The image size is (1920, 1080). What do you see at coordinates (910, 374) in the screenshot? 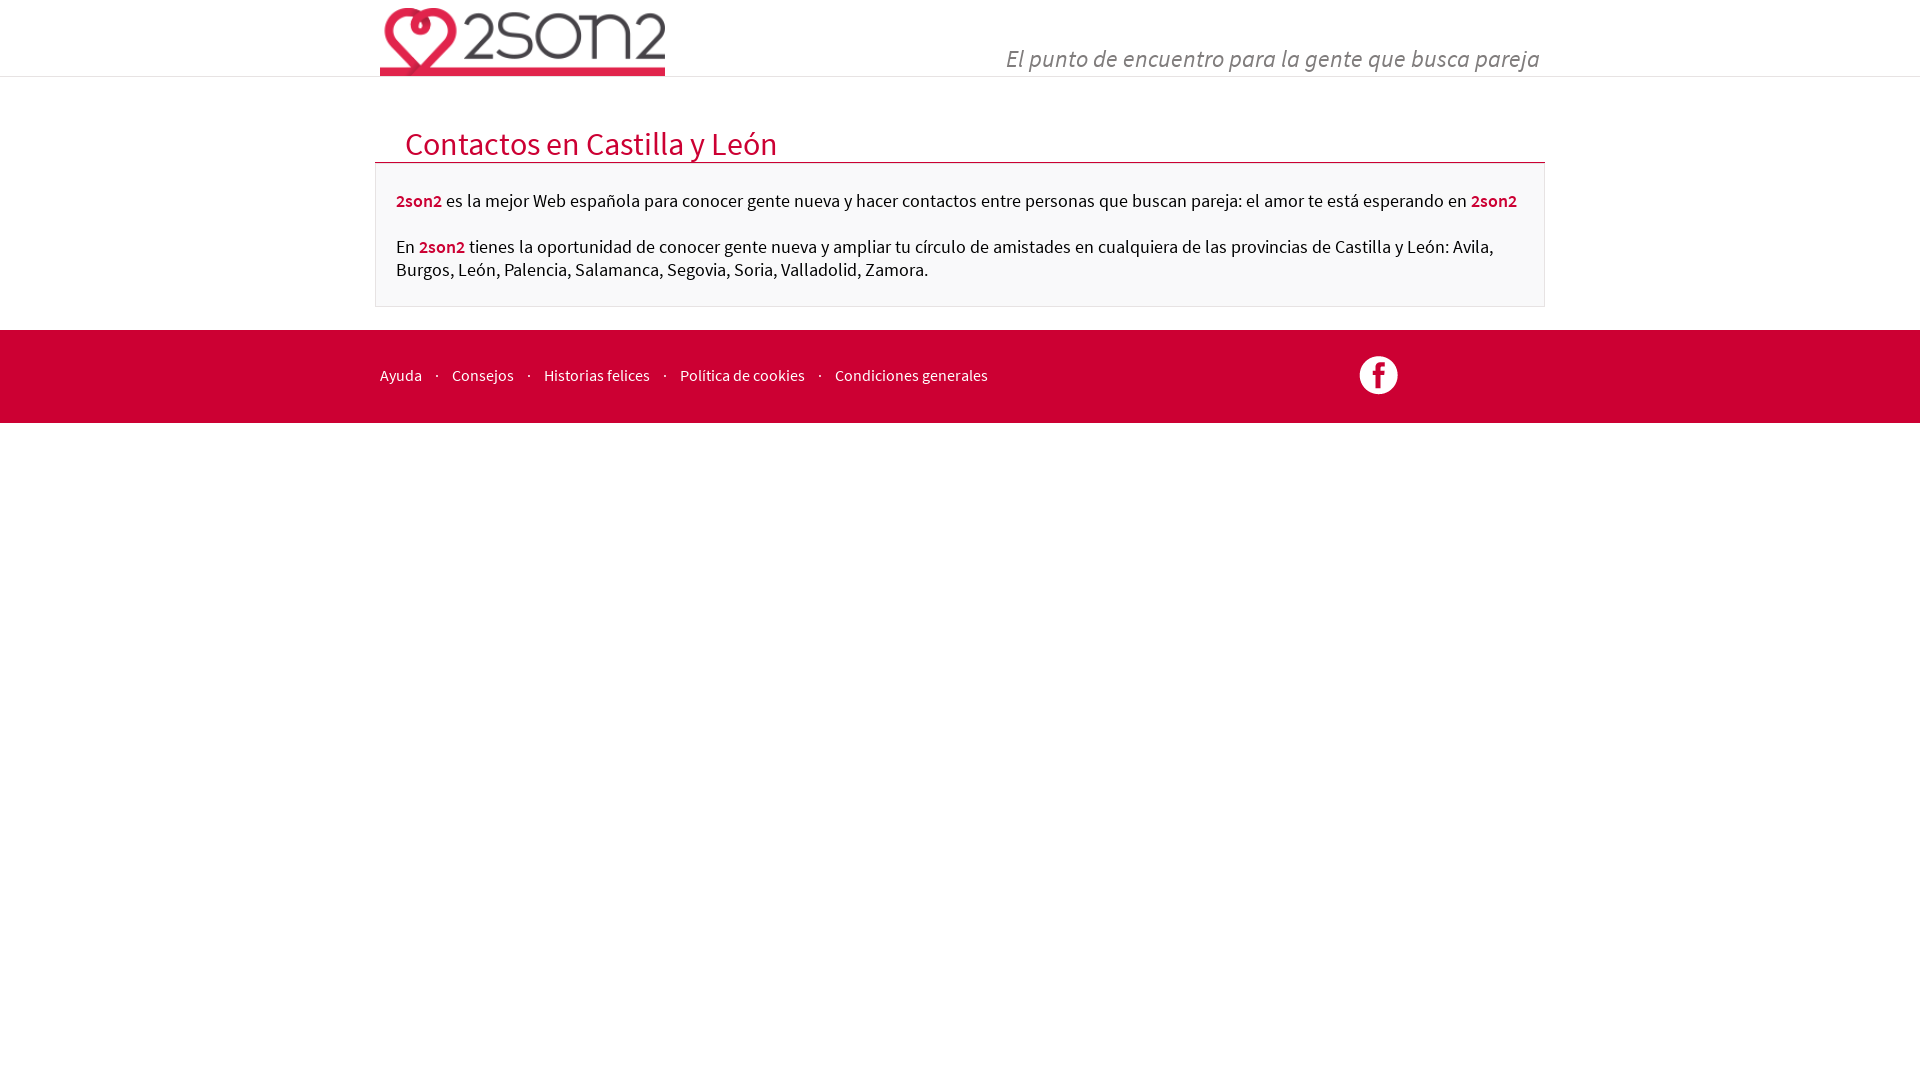
I see `'Condiciones generales'` at bounding box center [910, 374].